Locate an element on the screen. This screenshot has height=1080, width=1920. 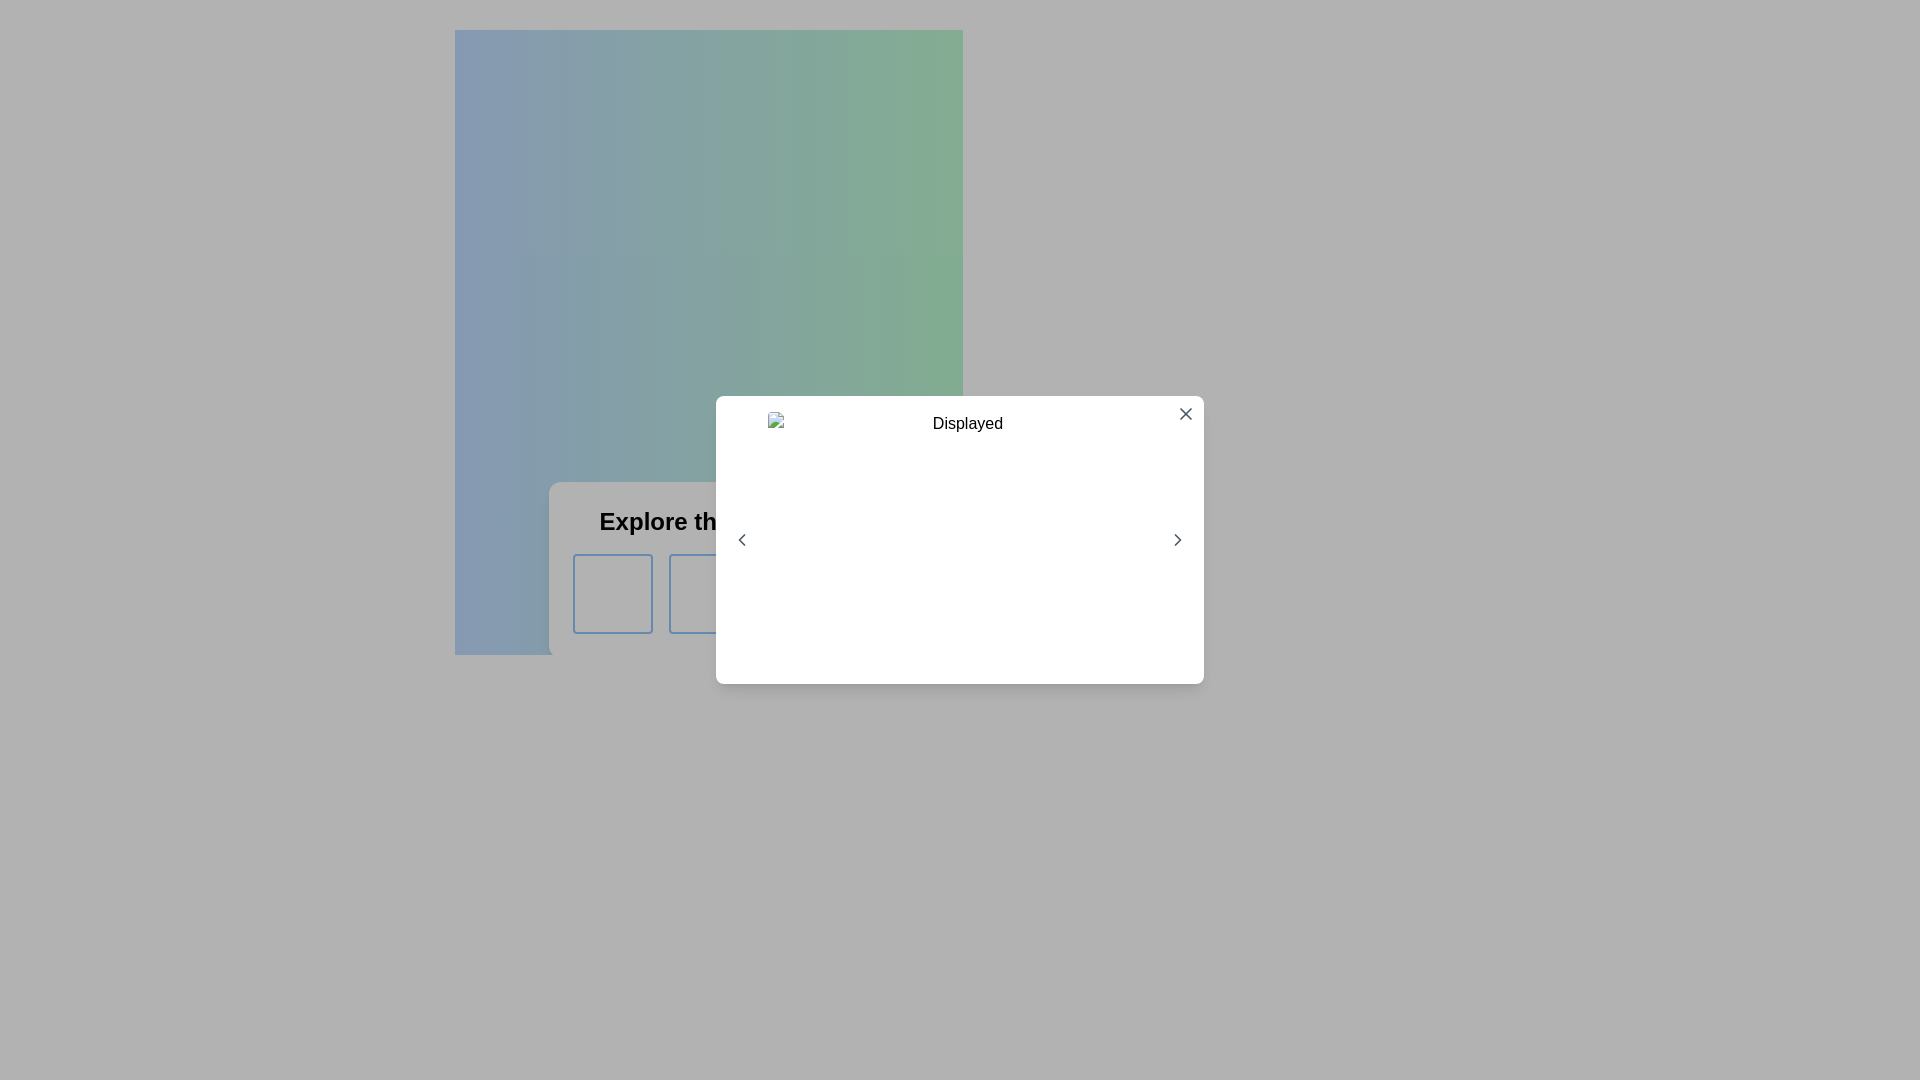
the right-pointing chevron icon is located at coordinates (1177, 540).